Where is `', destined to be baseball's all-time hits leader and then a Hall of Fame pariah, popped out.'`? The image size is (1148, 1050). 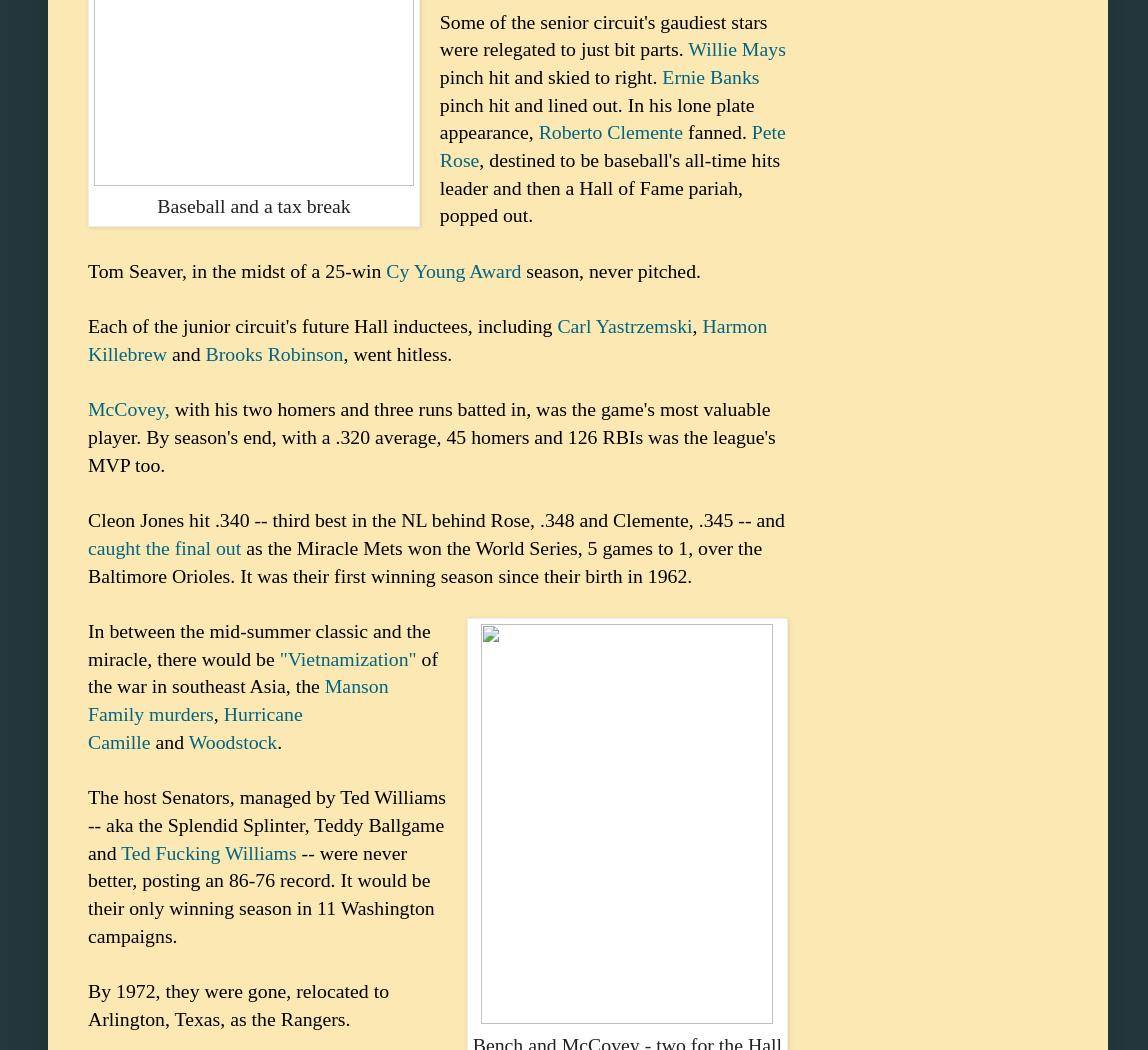
', destined to be baseball's all-time hits leader and then a Hall of Fame pariah, popped out.' is located at coordinates (609, 187).